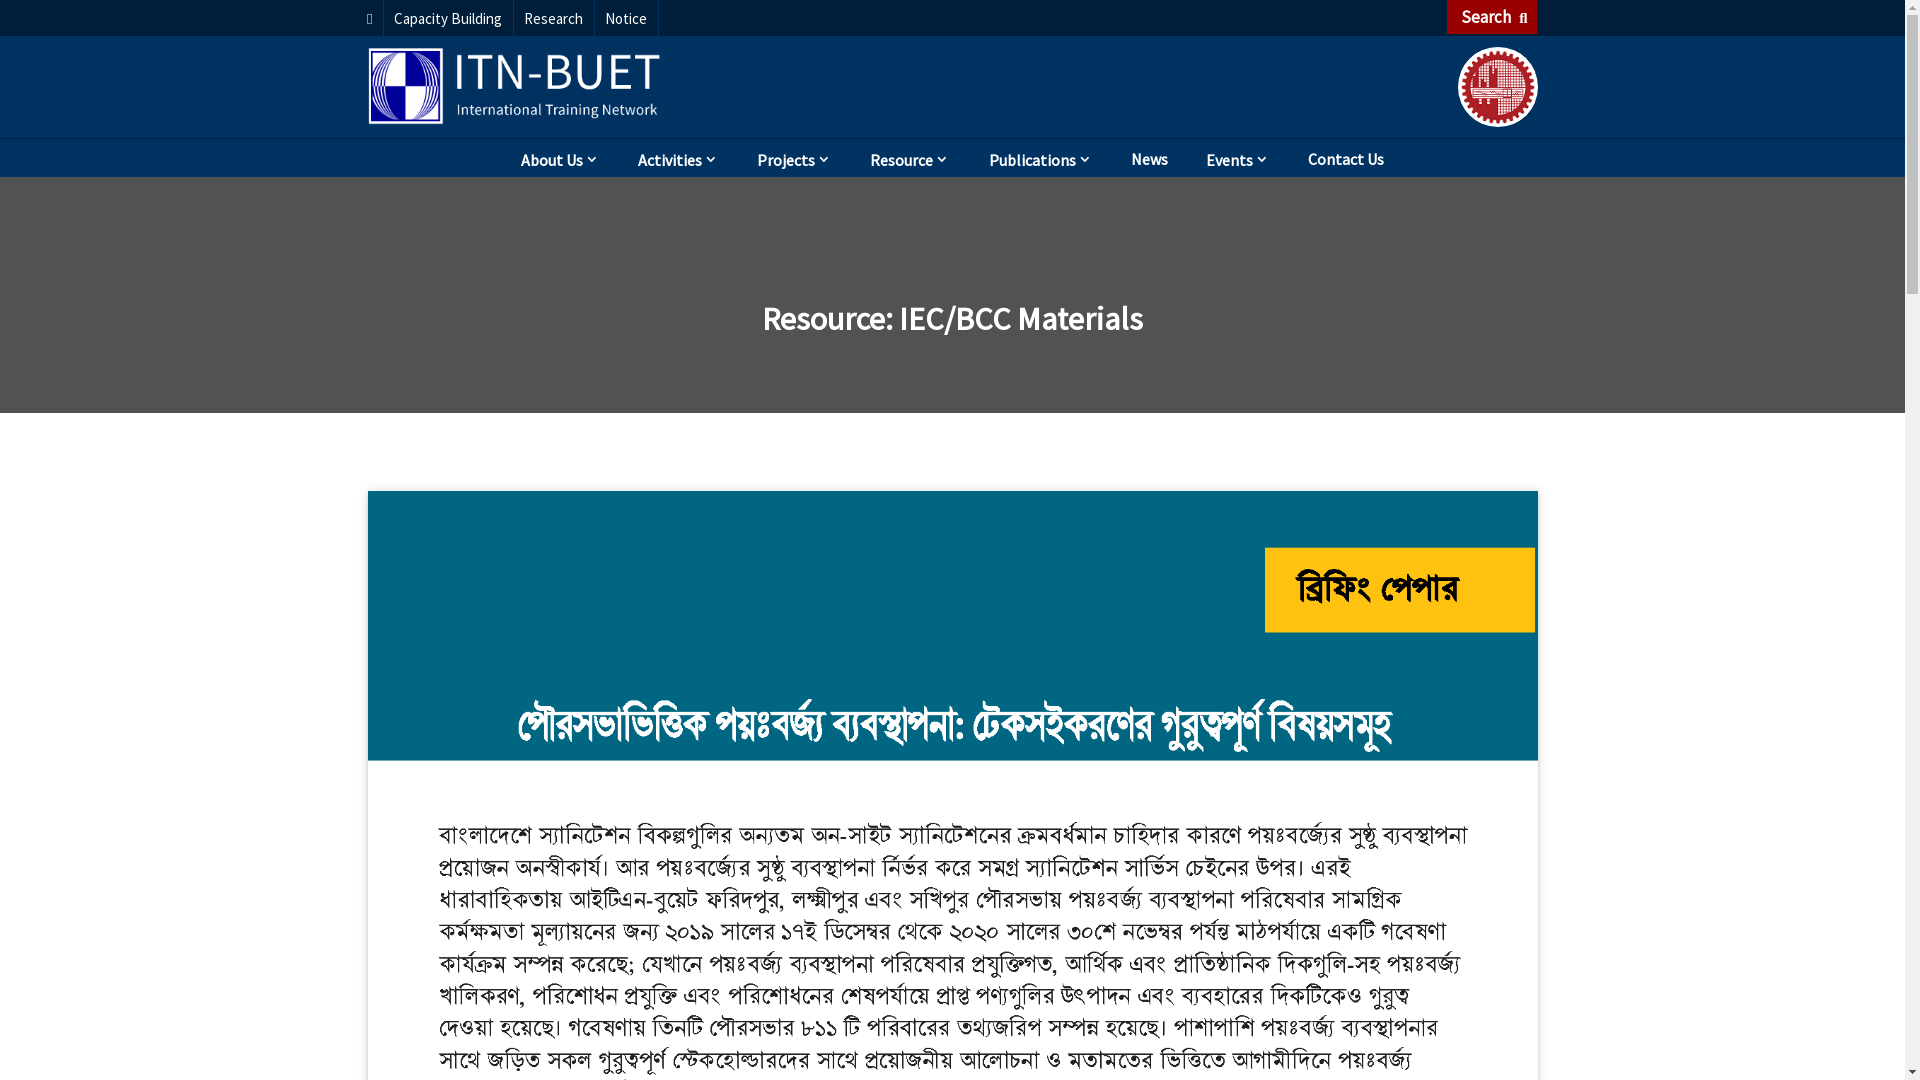 Image resolution: width=1920 pixels, height=1080 pixels. What do you see at coordinates (448, 18) in the screenshot?
I see `'Capacity Building'` at bounding box center [448, 18].